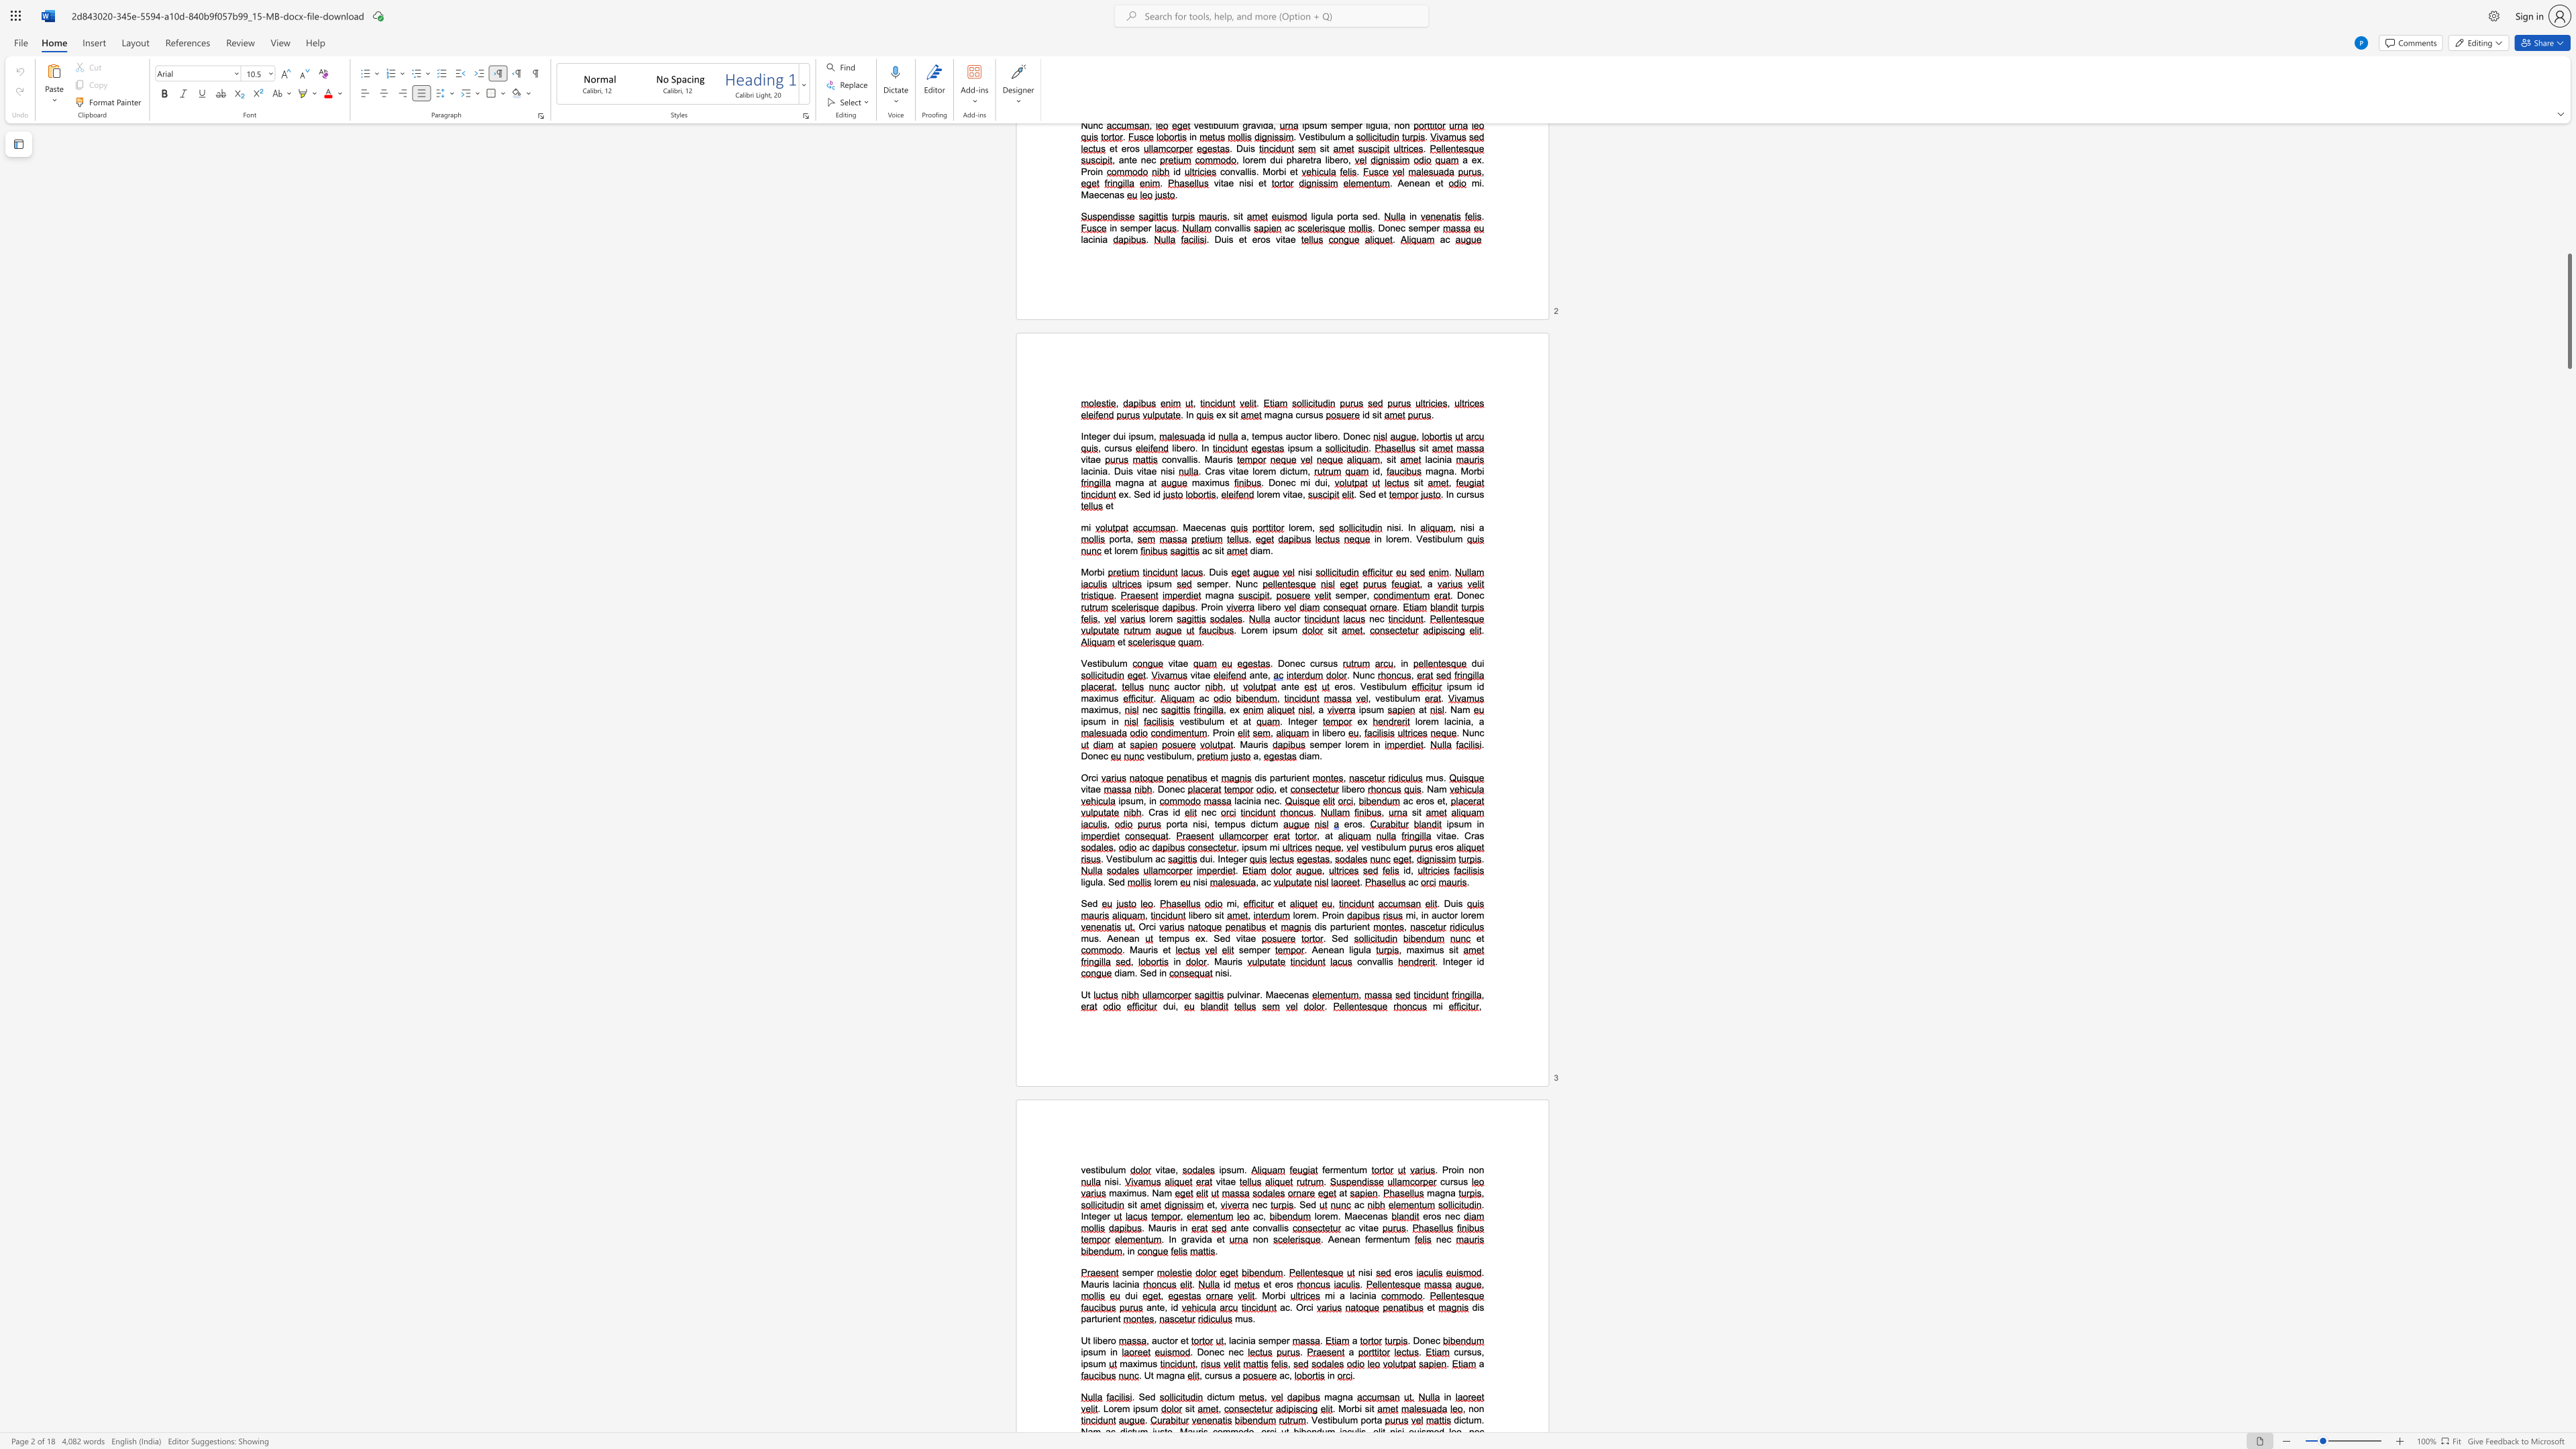  What do you see at coordinates (1161, 1340) in the screenshot?
I see `the space between the continuous character "u" and "c" in the text` at bounding box center [1161, 1340].